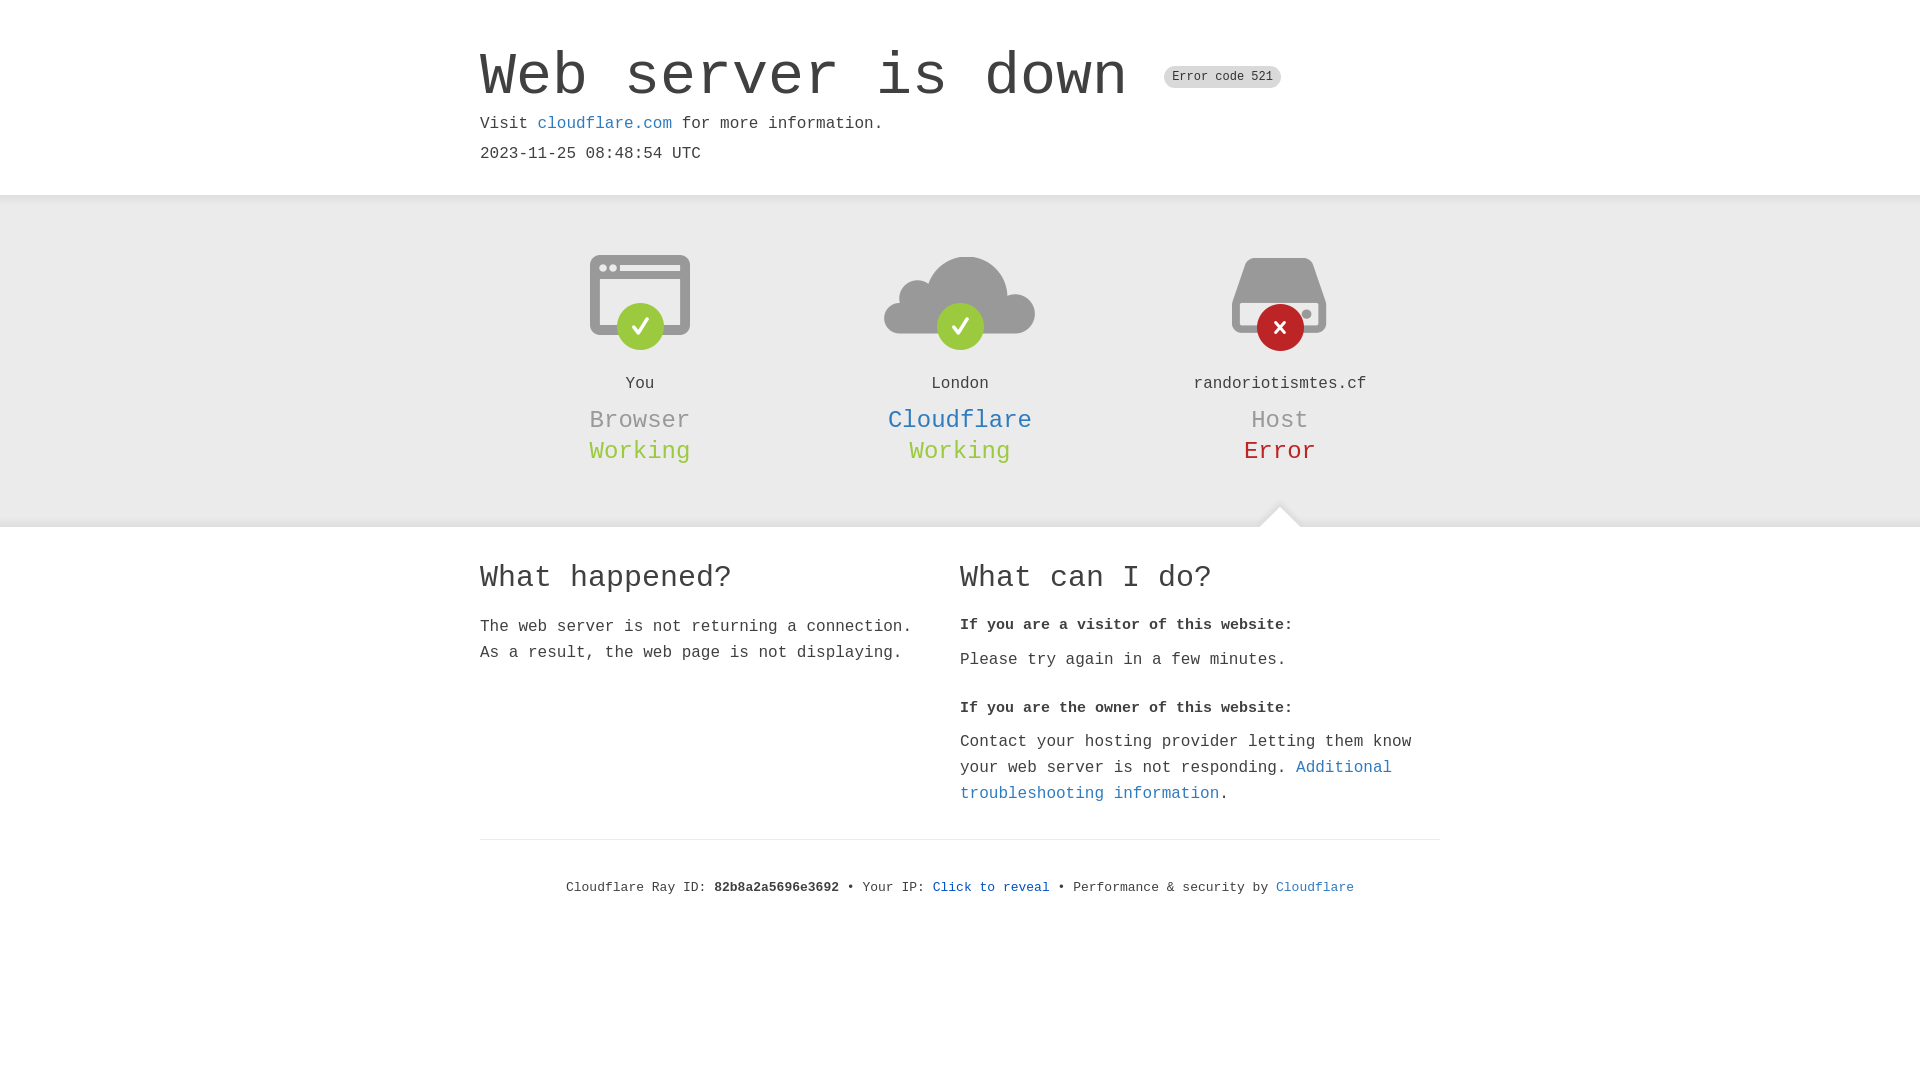 The image size is (1920, 1080). I want to click on 'Cloudflare', so click(887, 419).